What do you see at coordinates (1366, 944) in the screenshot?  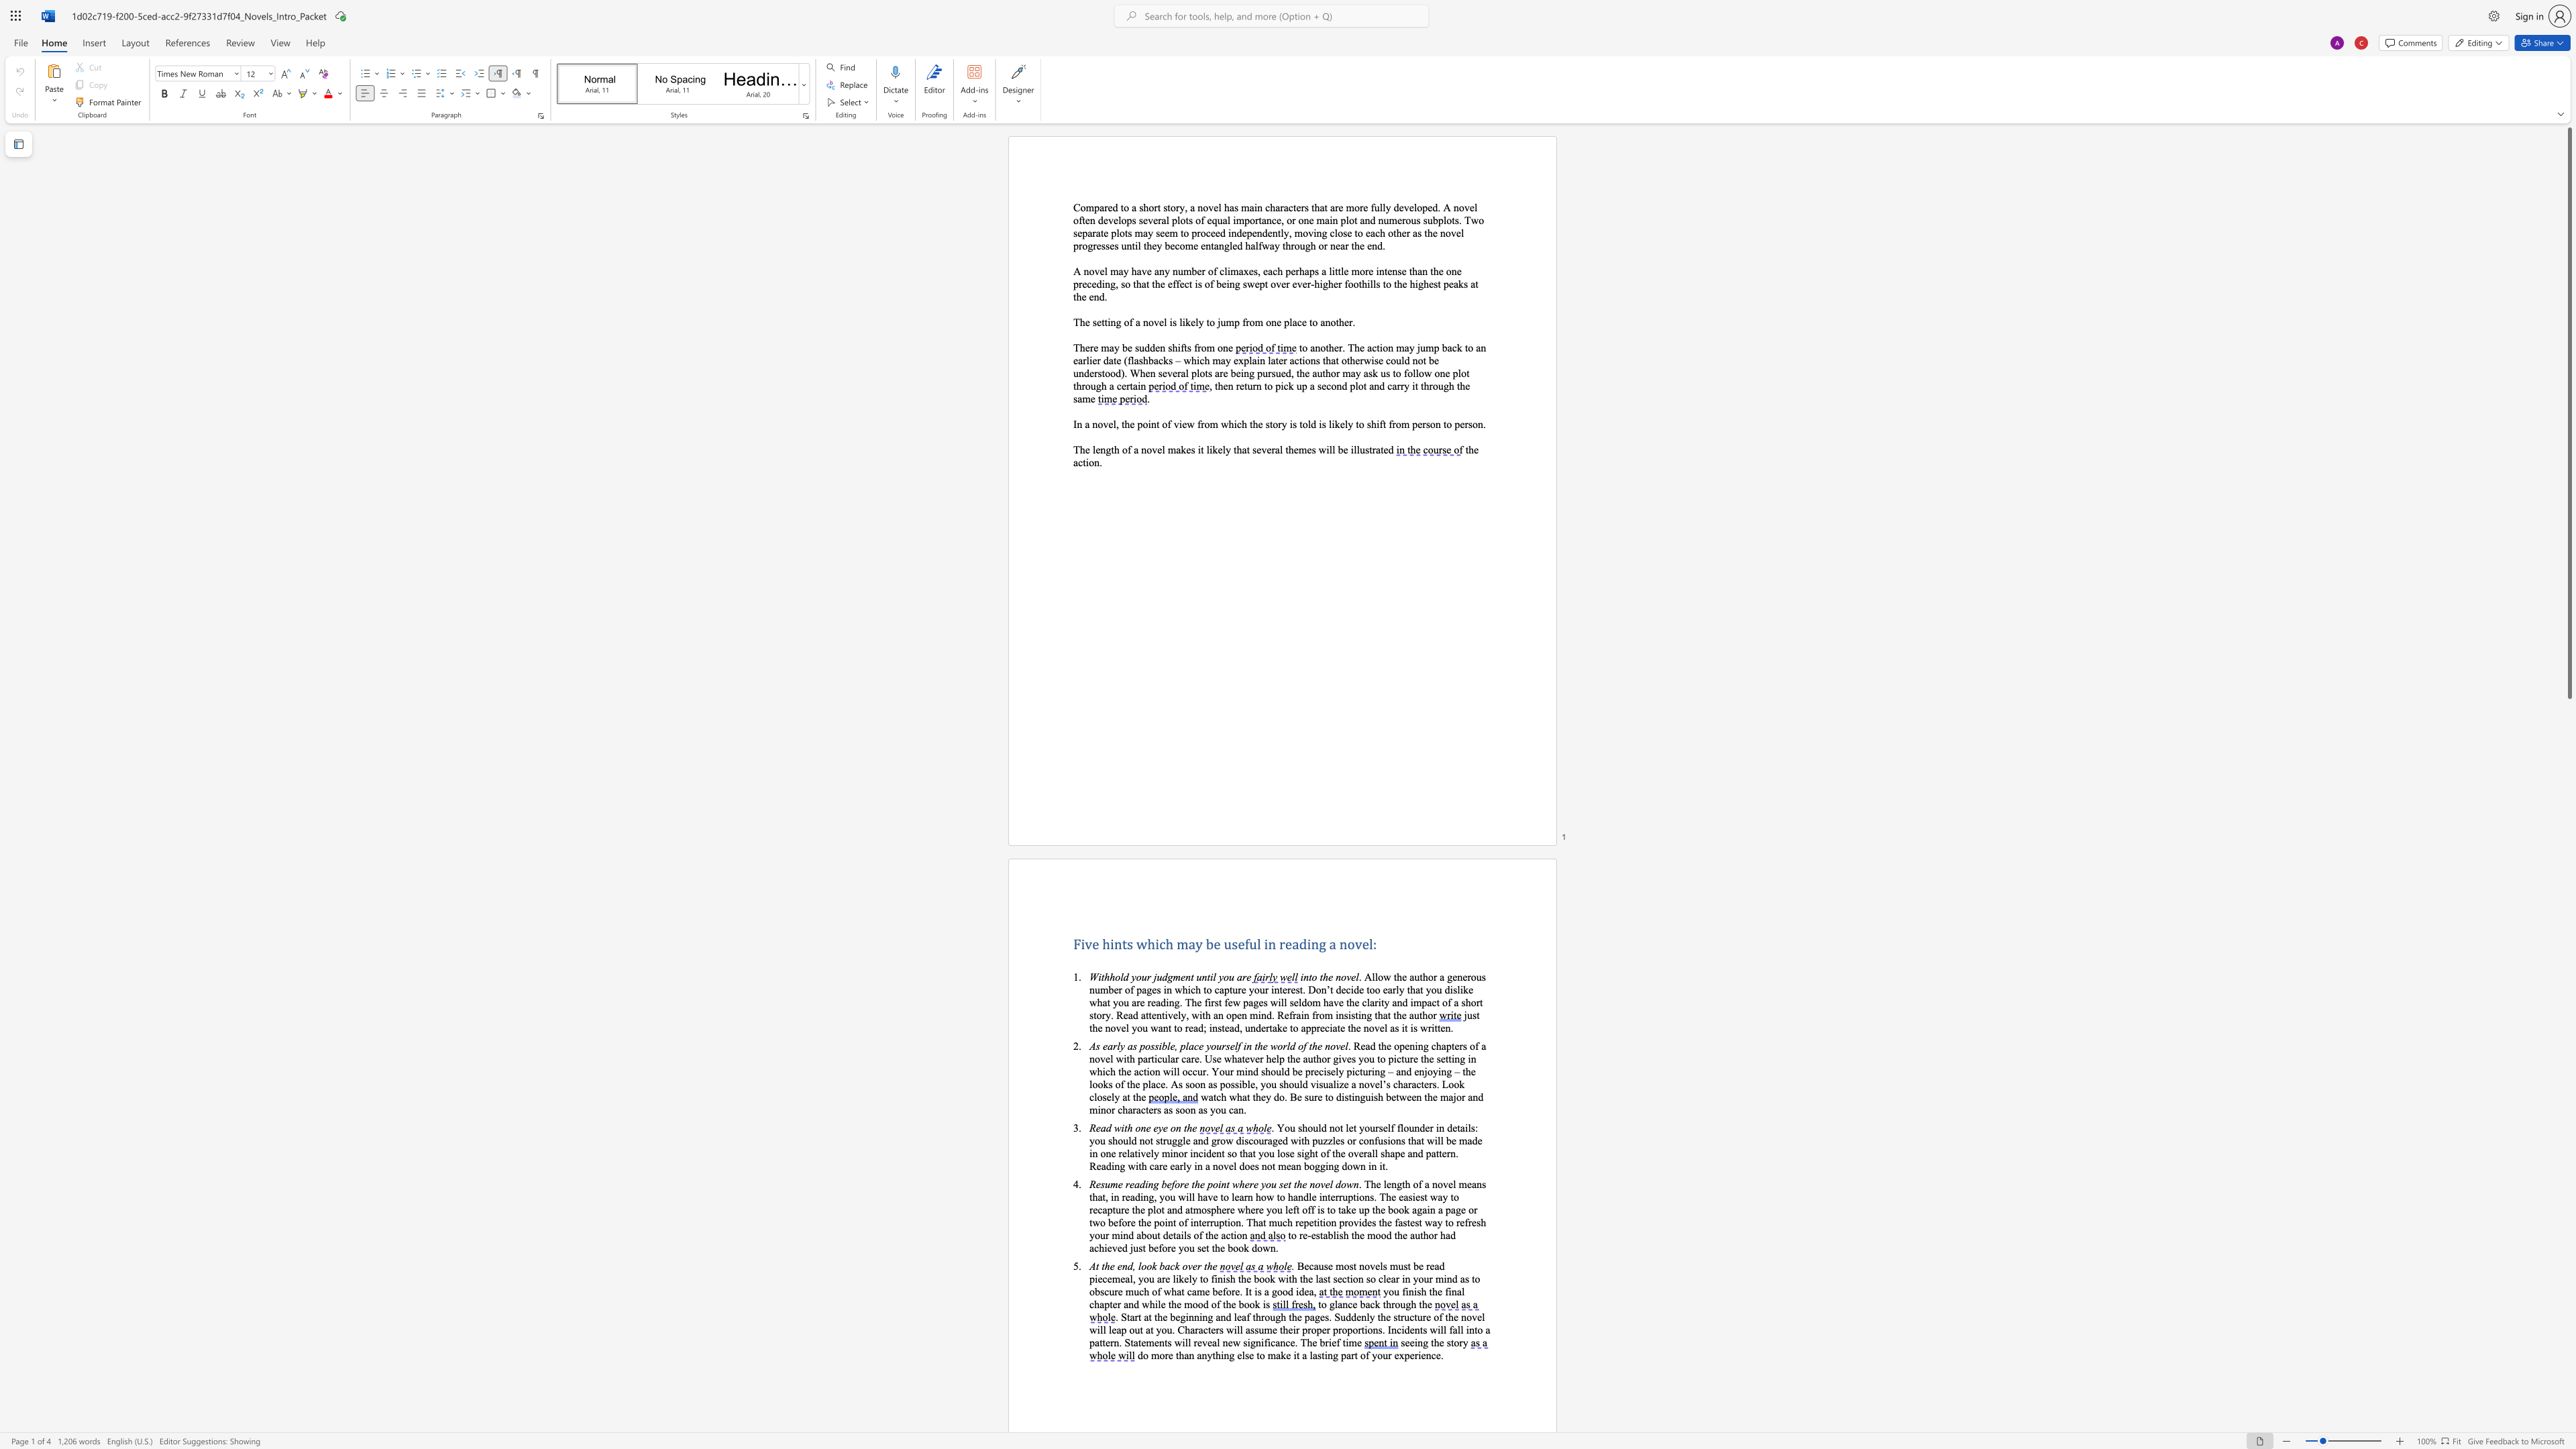 I see `the space between the continuous character "e" and "l" in the text` at bounding box center [1366, 944].